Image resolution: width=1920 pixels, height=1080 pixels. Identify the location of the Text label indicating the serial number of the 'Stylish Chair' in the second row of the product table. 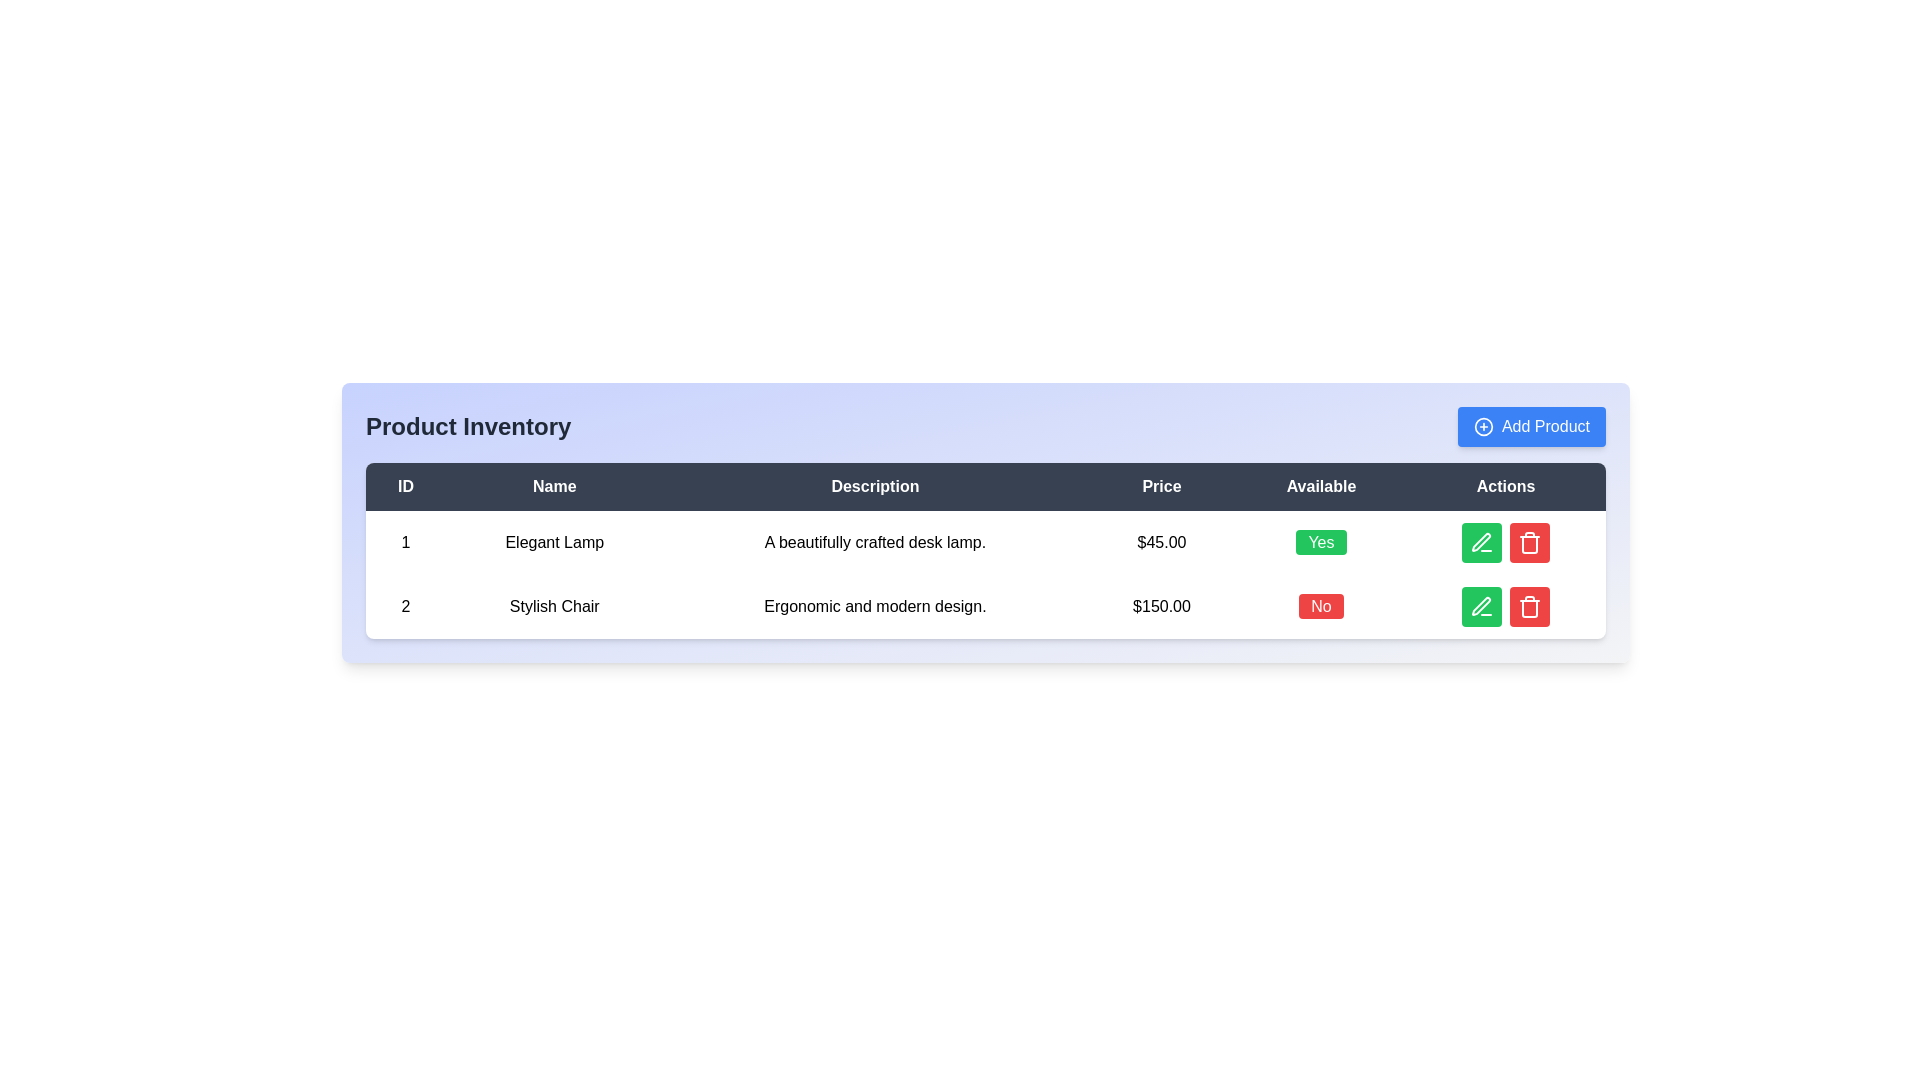
(404, 605).